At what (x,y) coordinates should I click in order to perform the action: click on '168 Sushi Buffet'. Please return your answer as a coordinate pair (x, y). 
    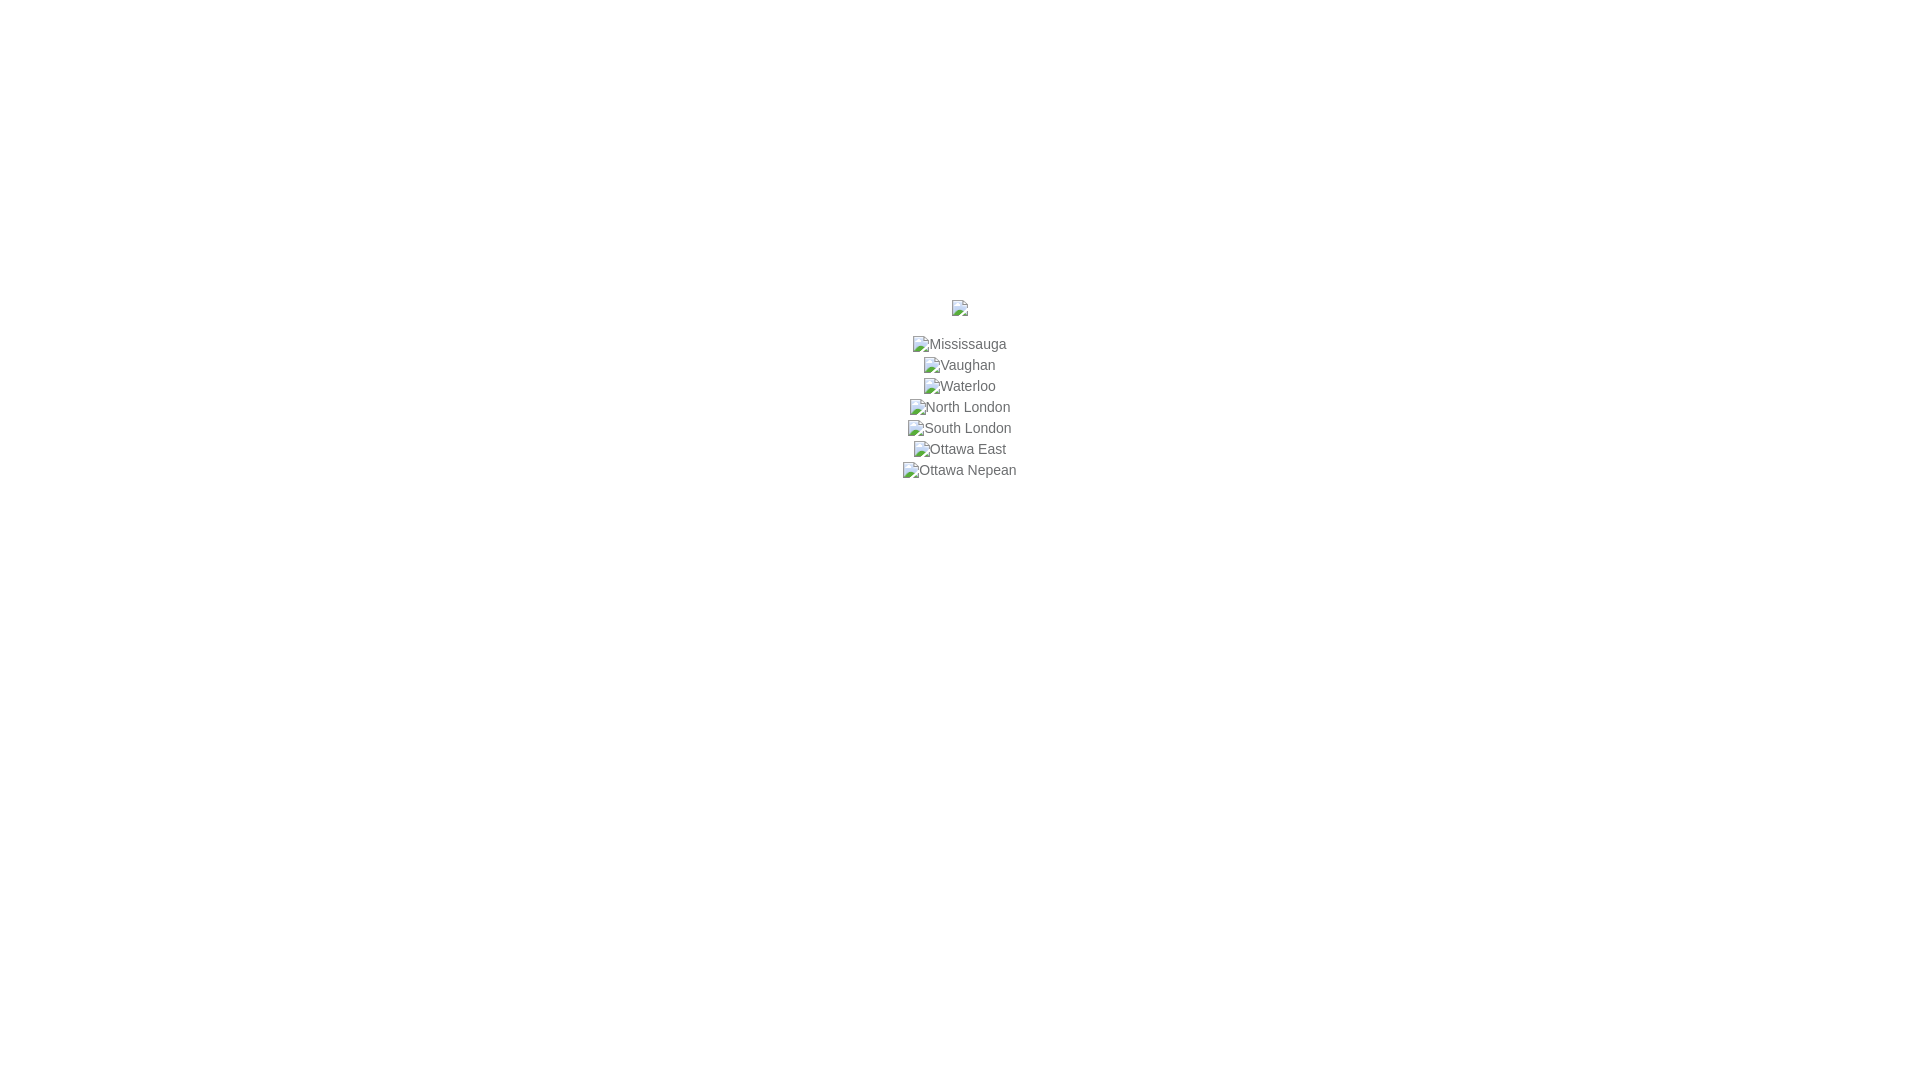
    Looking at the image, I should click on (960, 311).